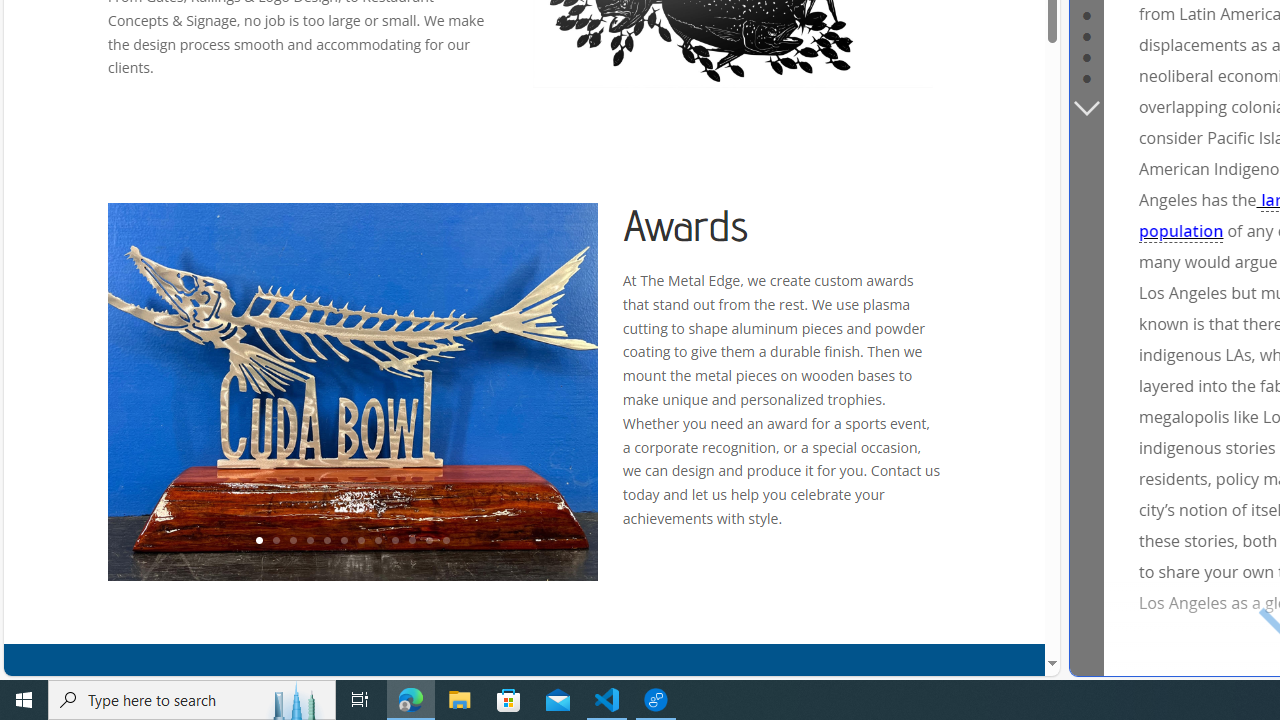 The width and height of the screenshot is (1280, 720). I want to click on '4', so click(308, 541).